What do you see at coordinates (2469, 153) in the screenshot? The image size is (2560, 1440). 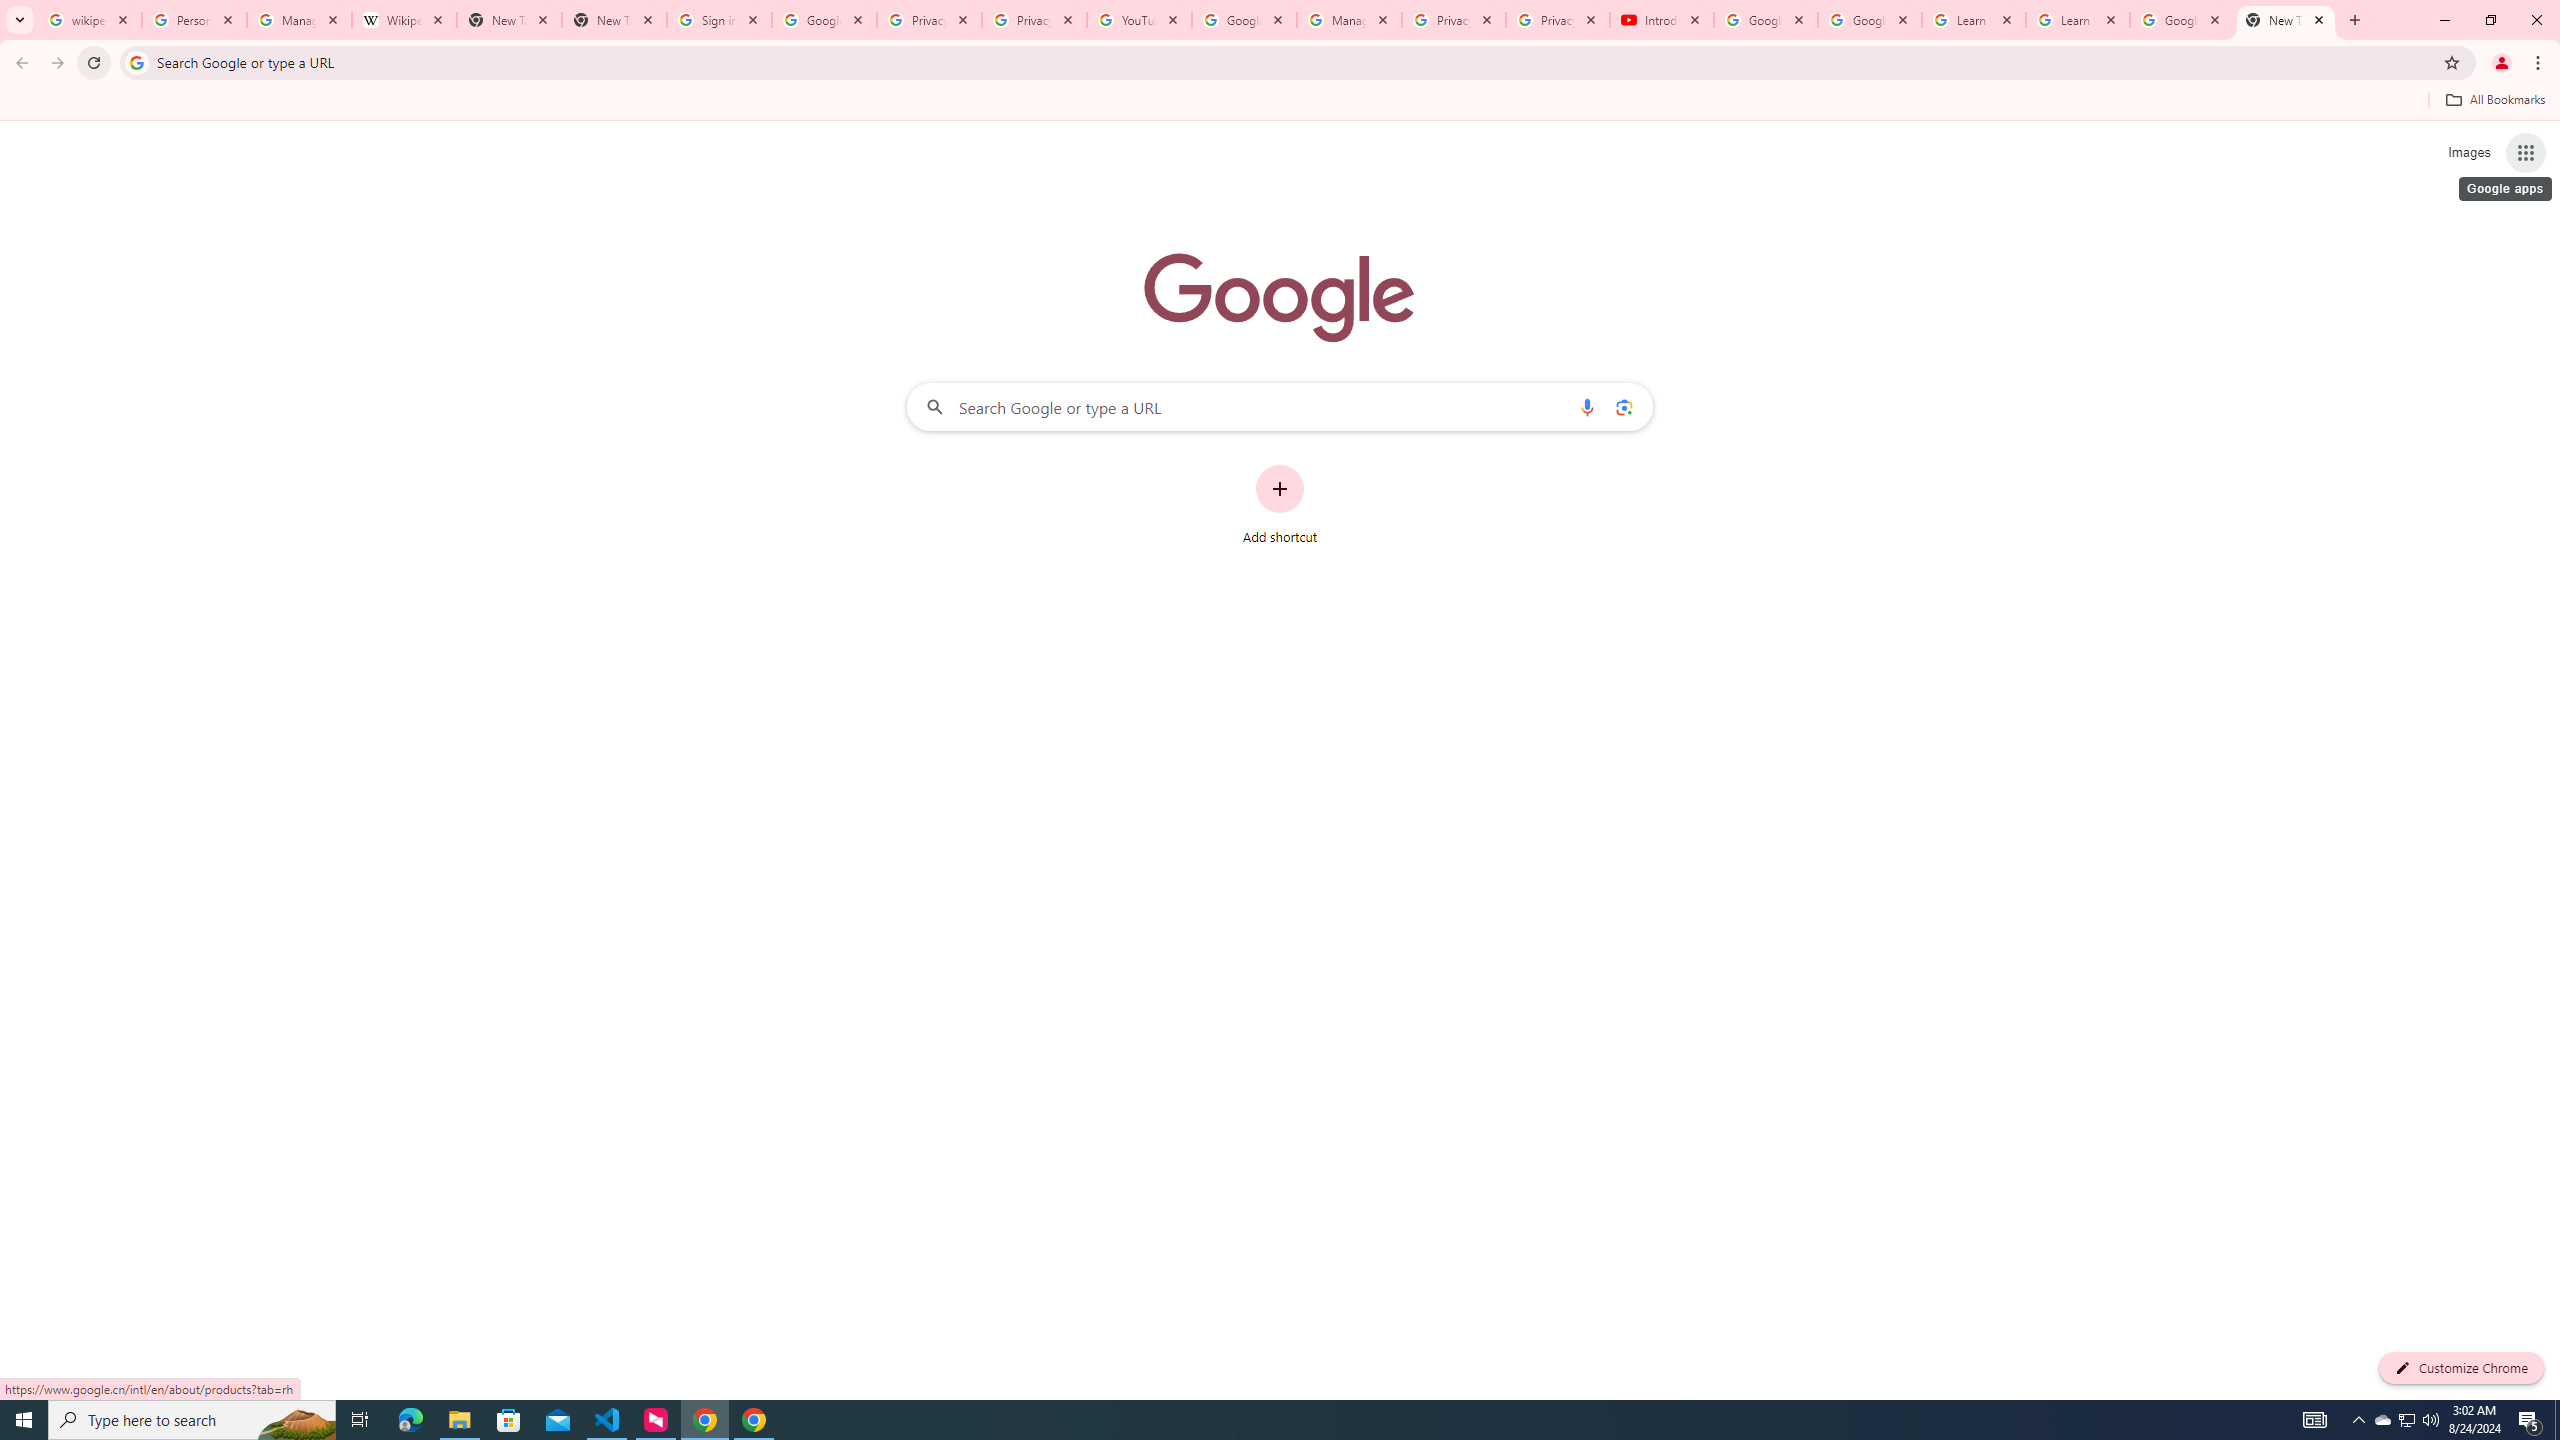 I see `'Search for Images '` at bounding box center [2469, 153].